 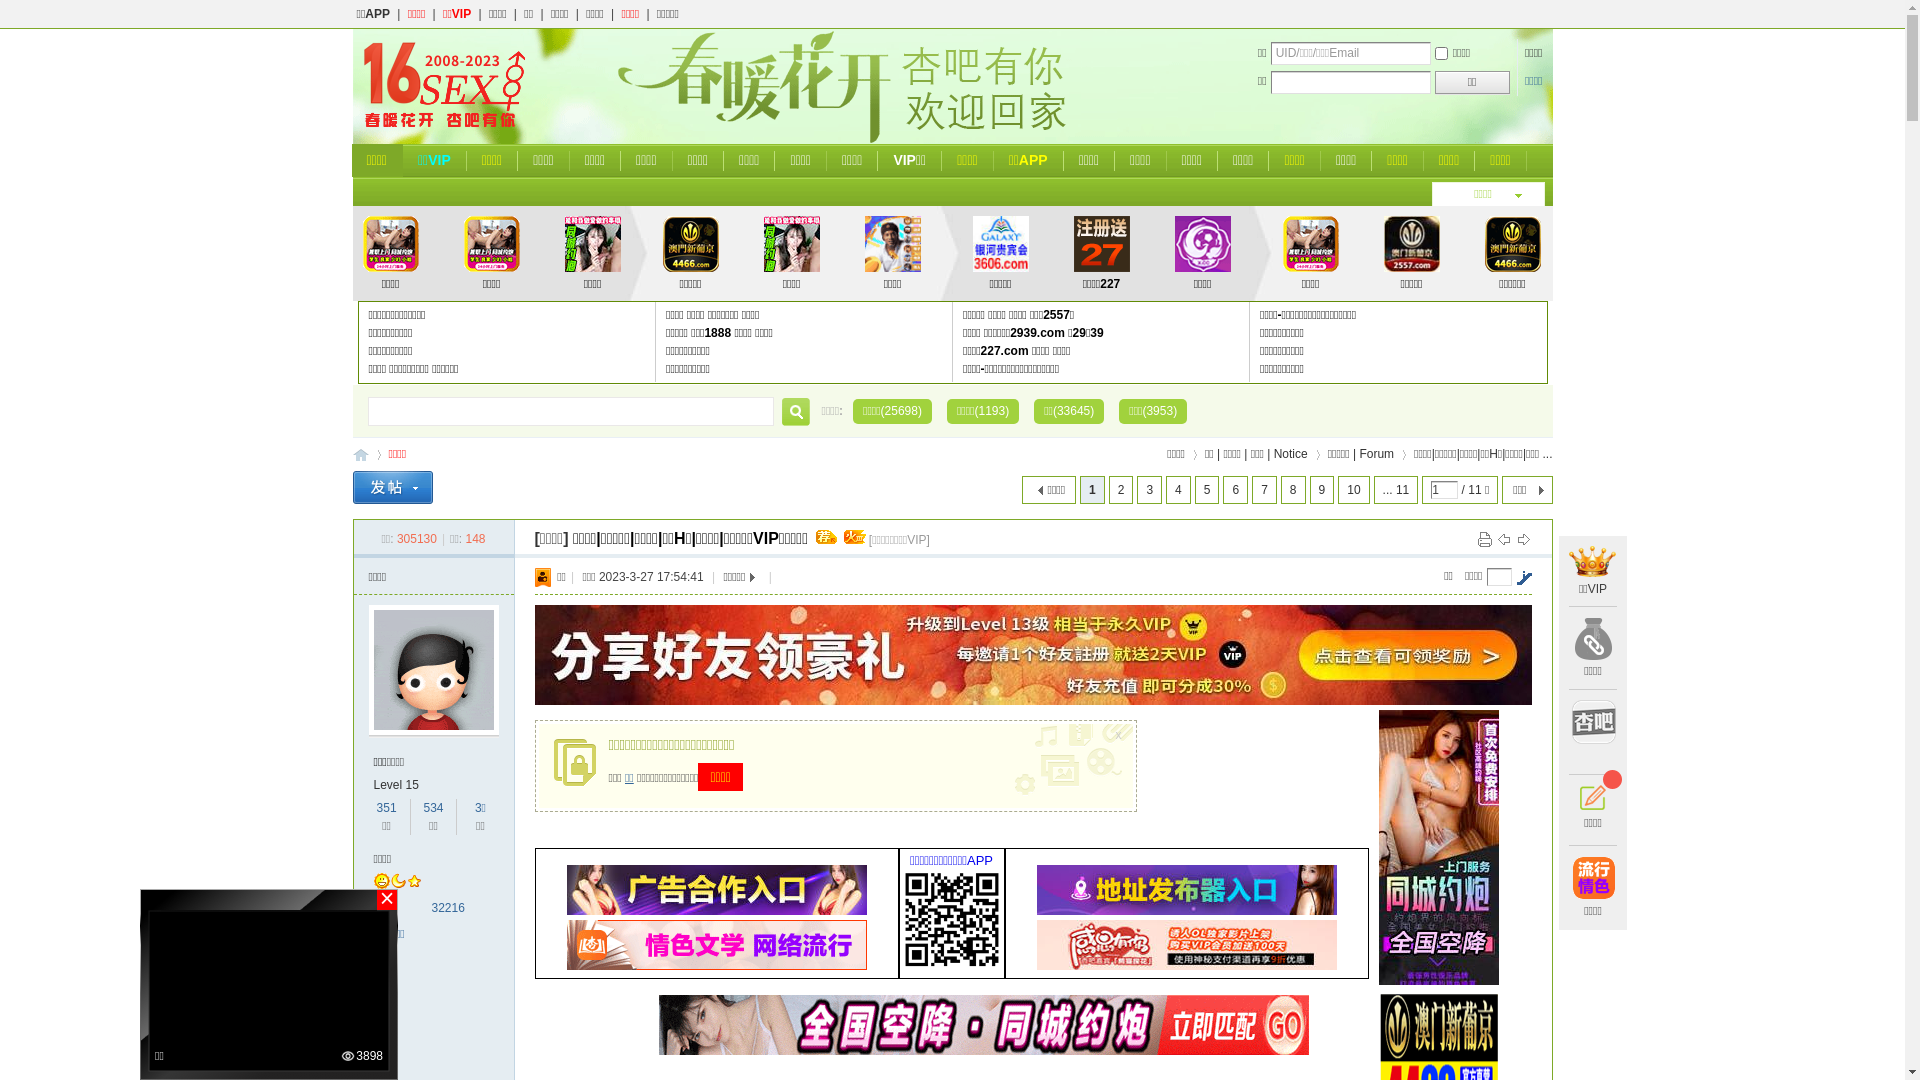 I want to click on '534', so click(x=421, y=806).